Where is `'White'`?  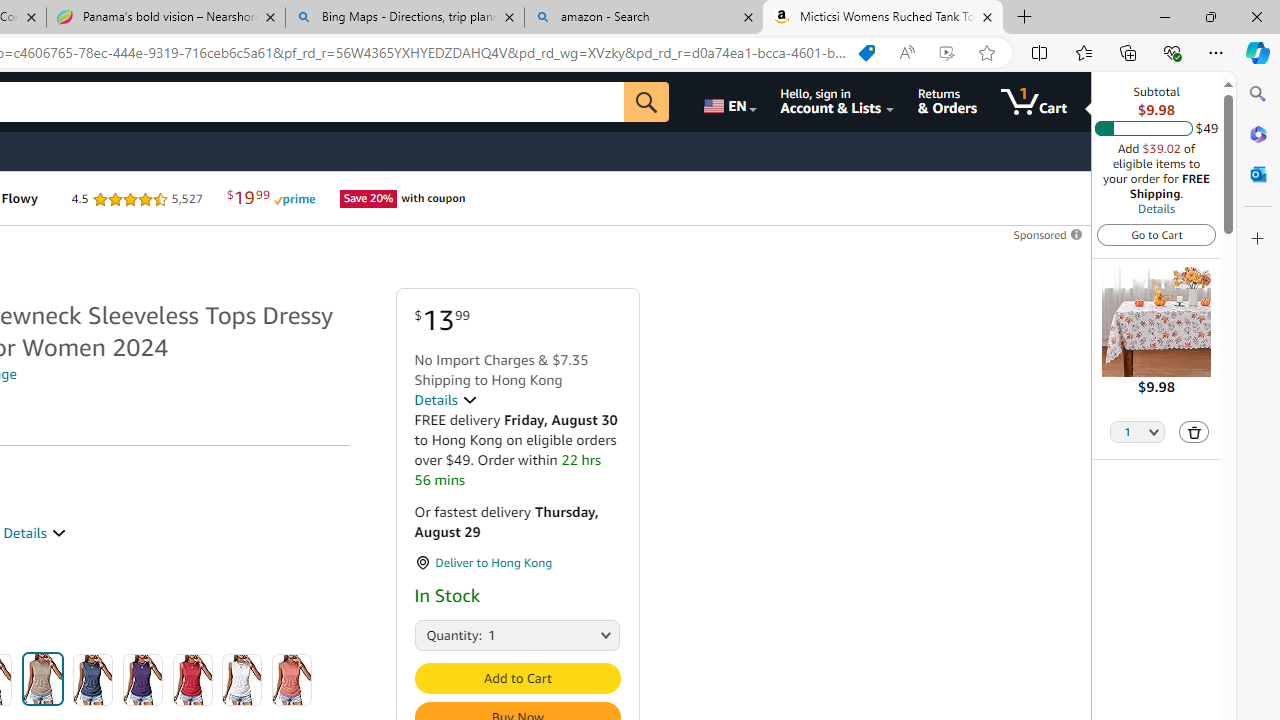 'White' is located at coordinates (241, 679).